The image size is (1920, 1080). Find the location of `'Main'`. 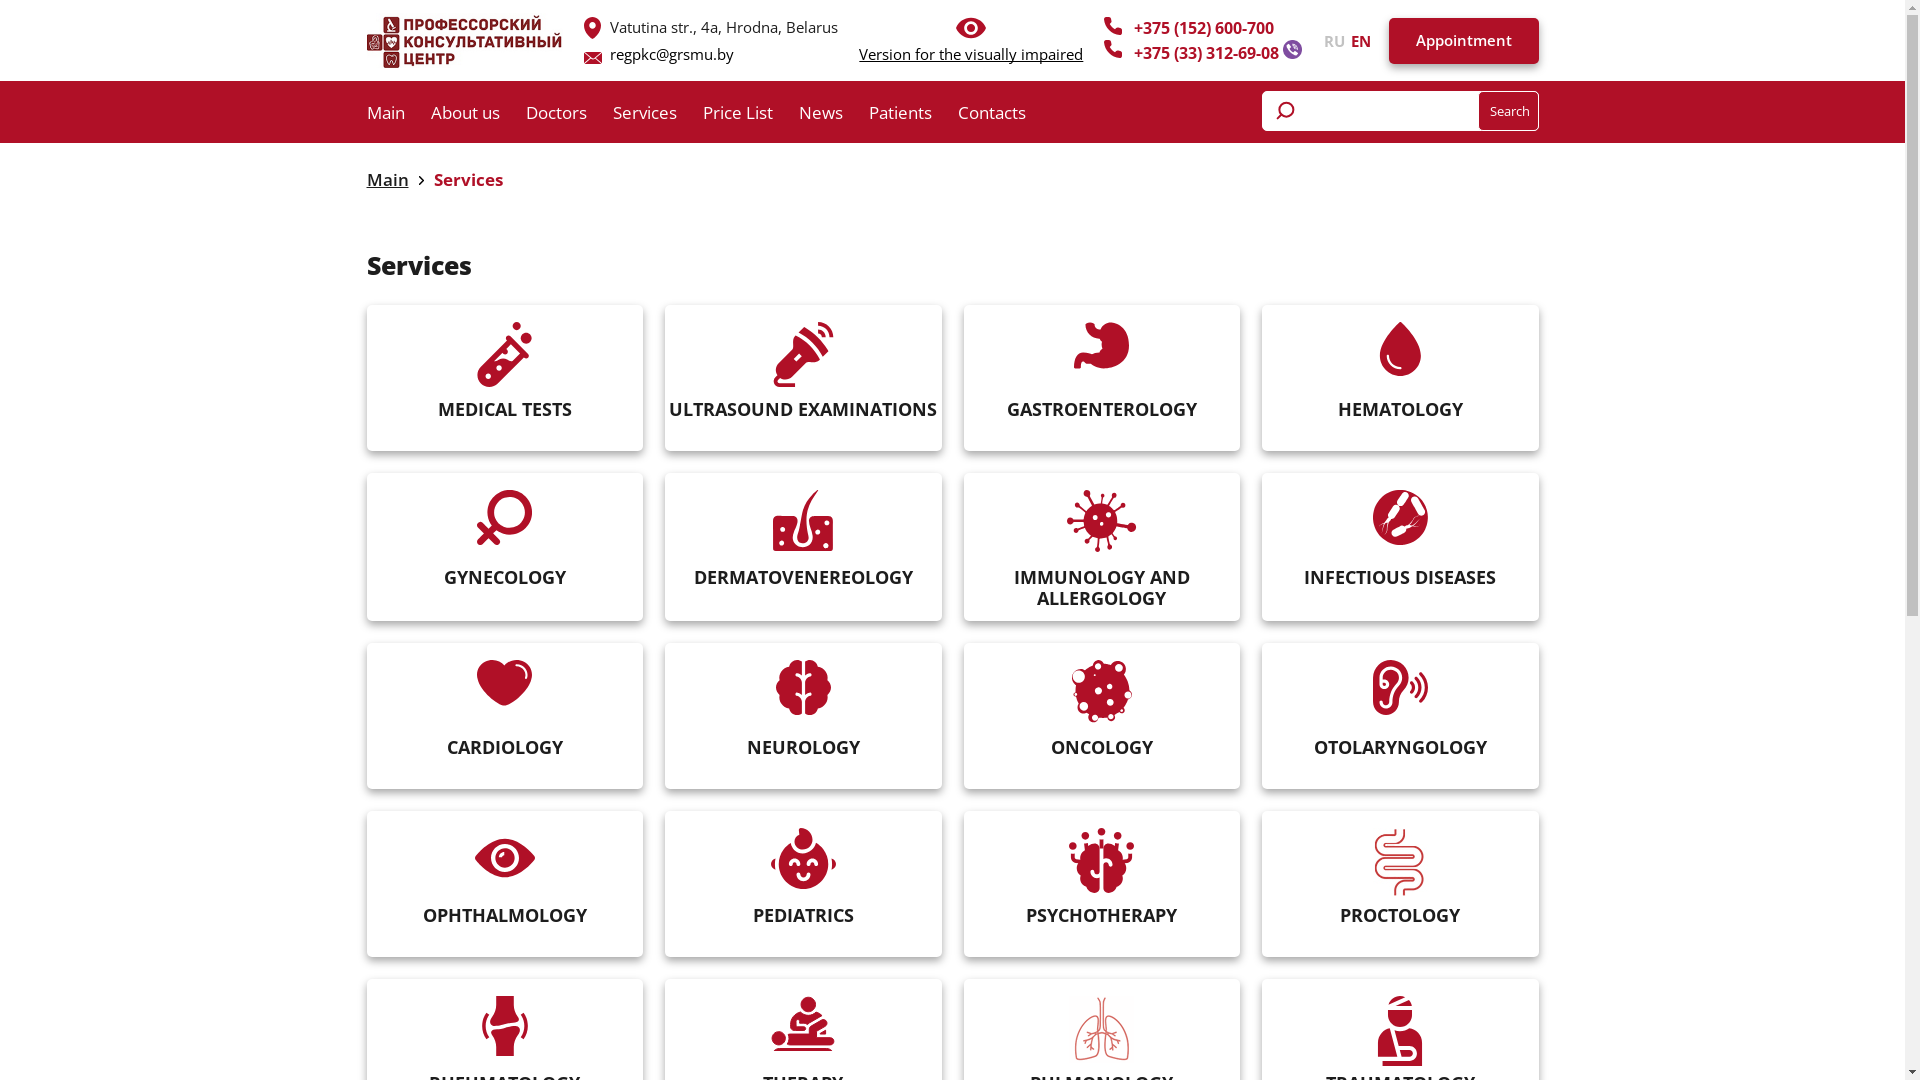

'Main' is located at coordinates (387, 178).